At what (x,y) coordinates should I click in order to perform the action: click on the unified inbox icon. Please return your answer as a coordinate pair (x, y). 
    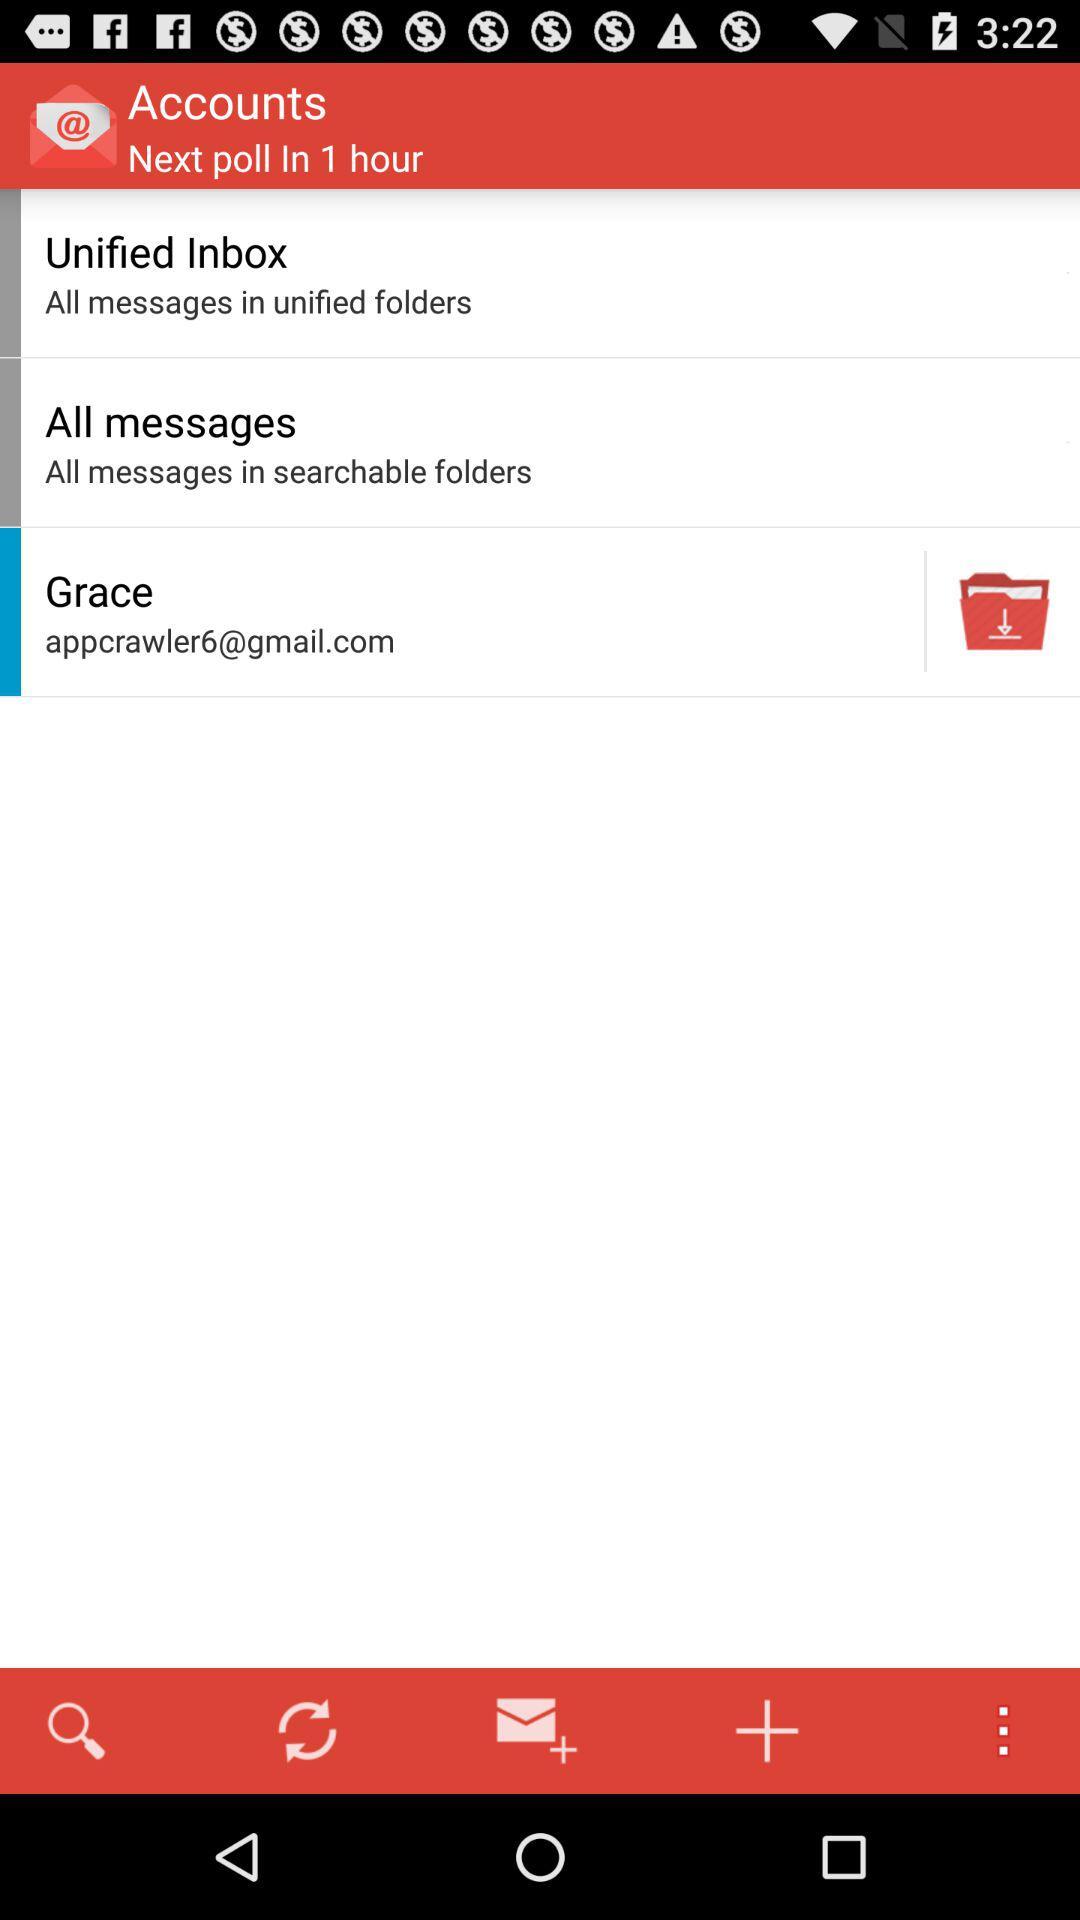
    Looking at the image, I should click on (550, 250).